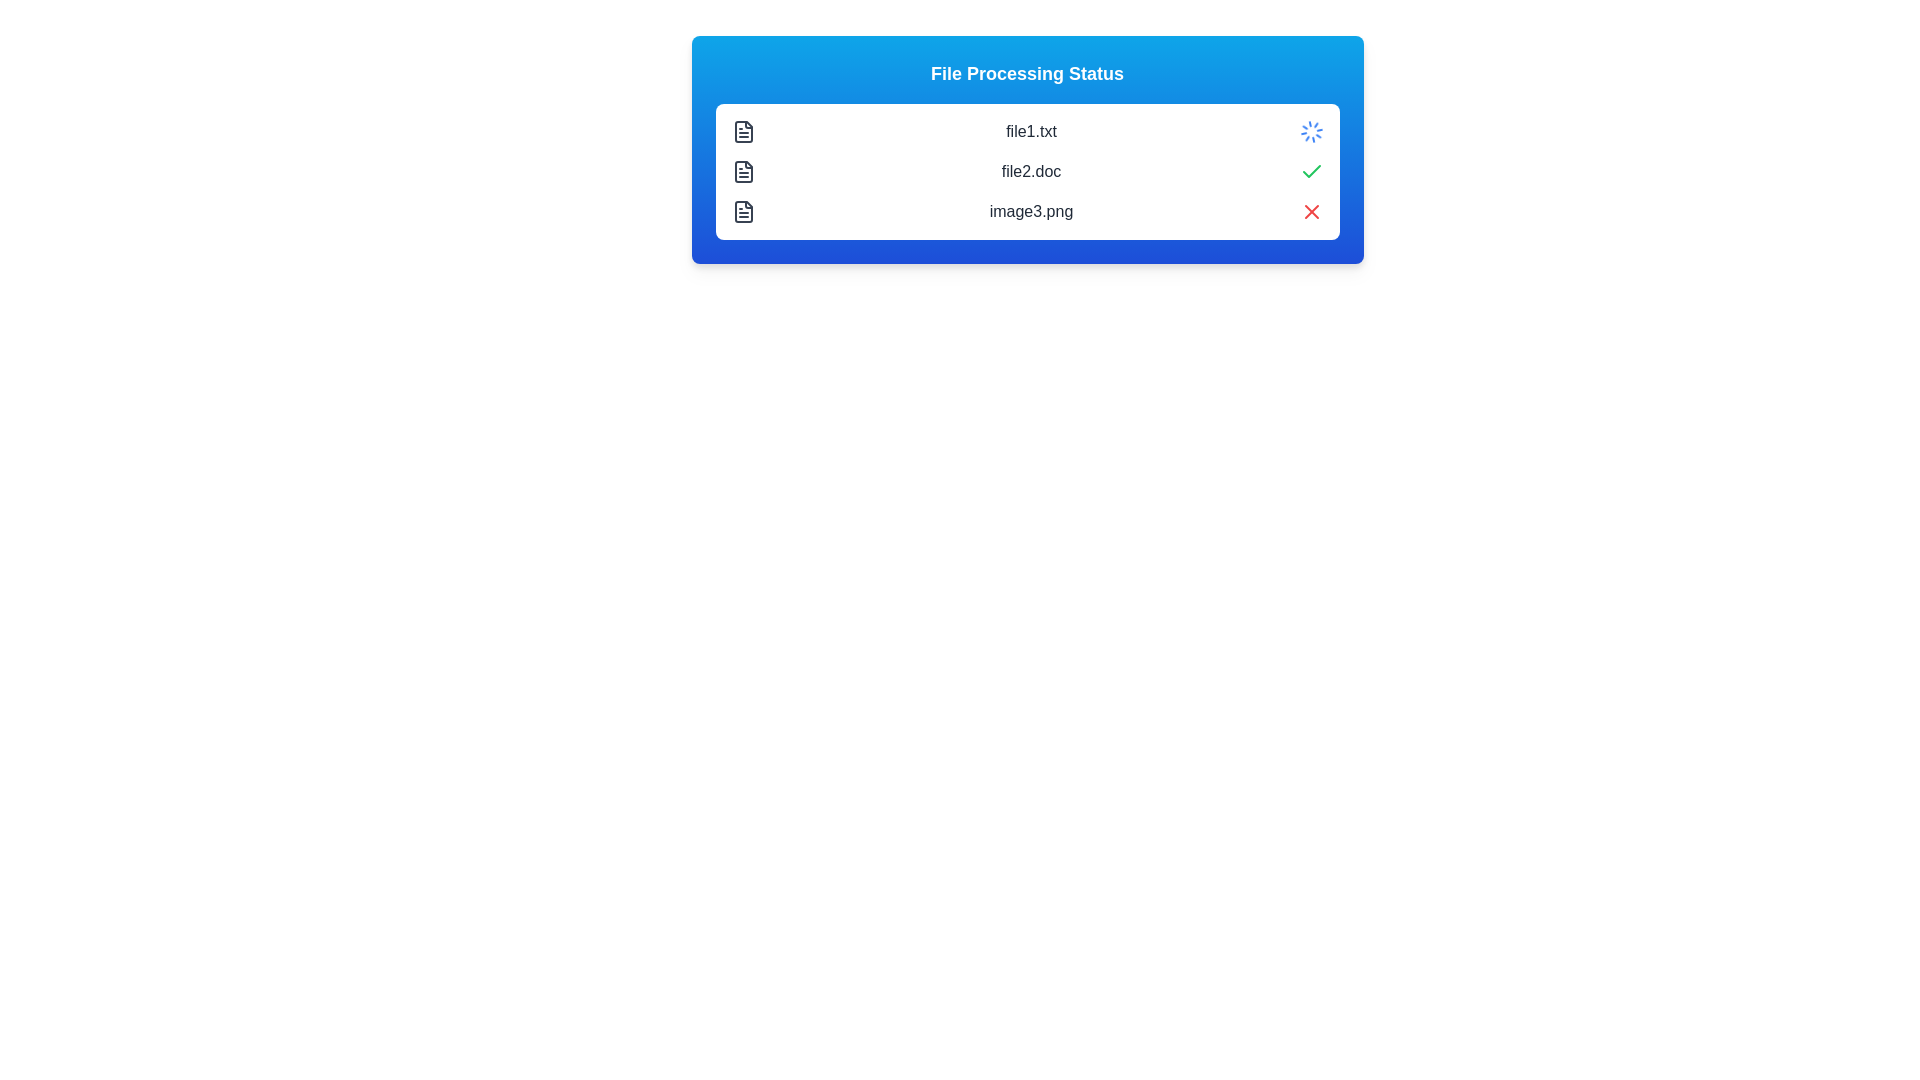  What do you see at coordinates (1311, 171) in the screenshot?
I see `the static success indicator icon located in the far-right section of the row associated with 'file2.doc' in the 'File Processing Status' section` at bounding box center [1311, 171].